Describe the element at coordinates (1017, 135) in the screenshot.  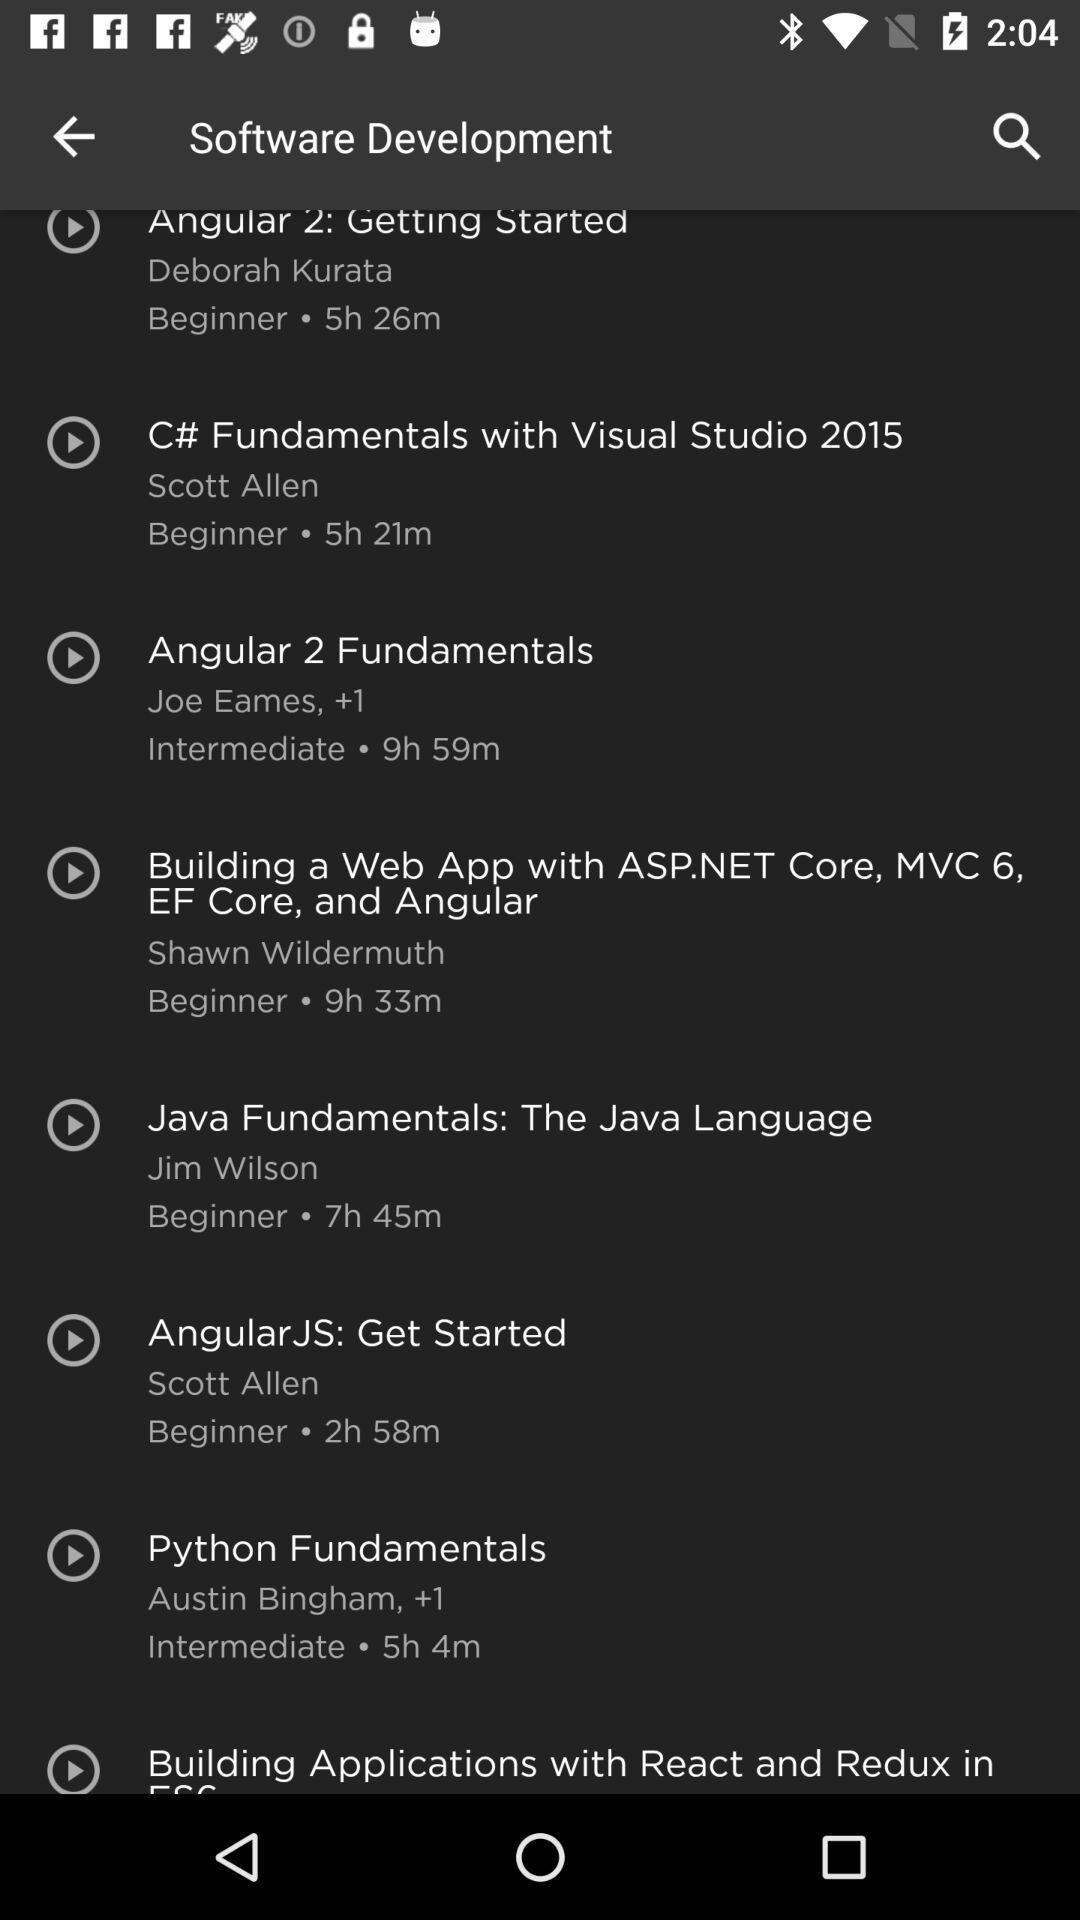
I see `the icon above angular 2 getting icon` at that location.